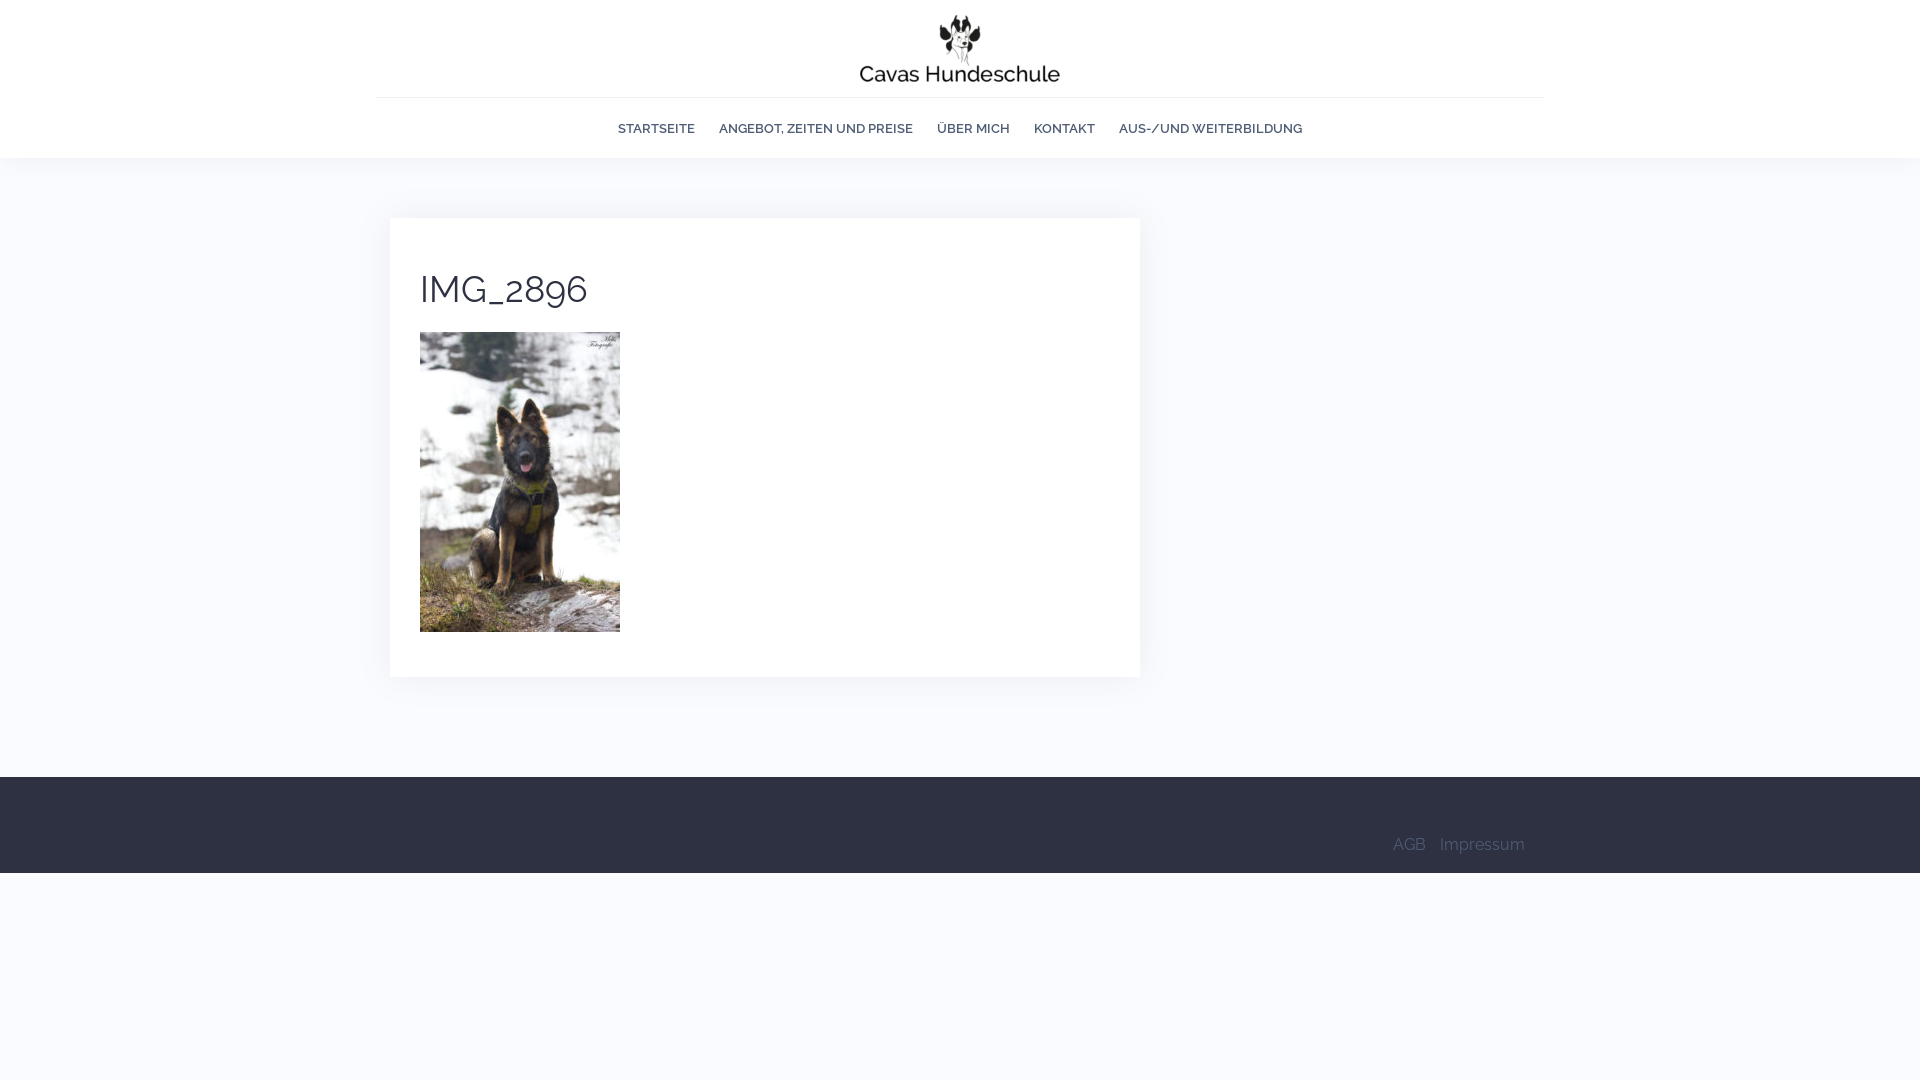  Describe the element at coordinates (719, 129) in the screenshot. I see `'ANGEBOT, ZEITEN UND PREISE'` at that location.